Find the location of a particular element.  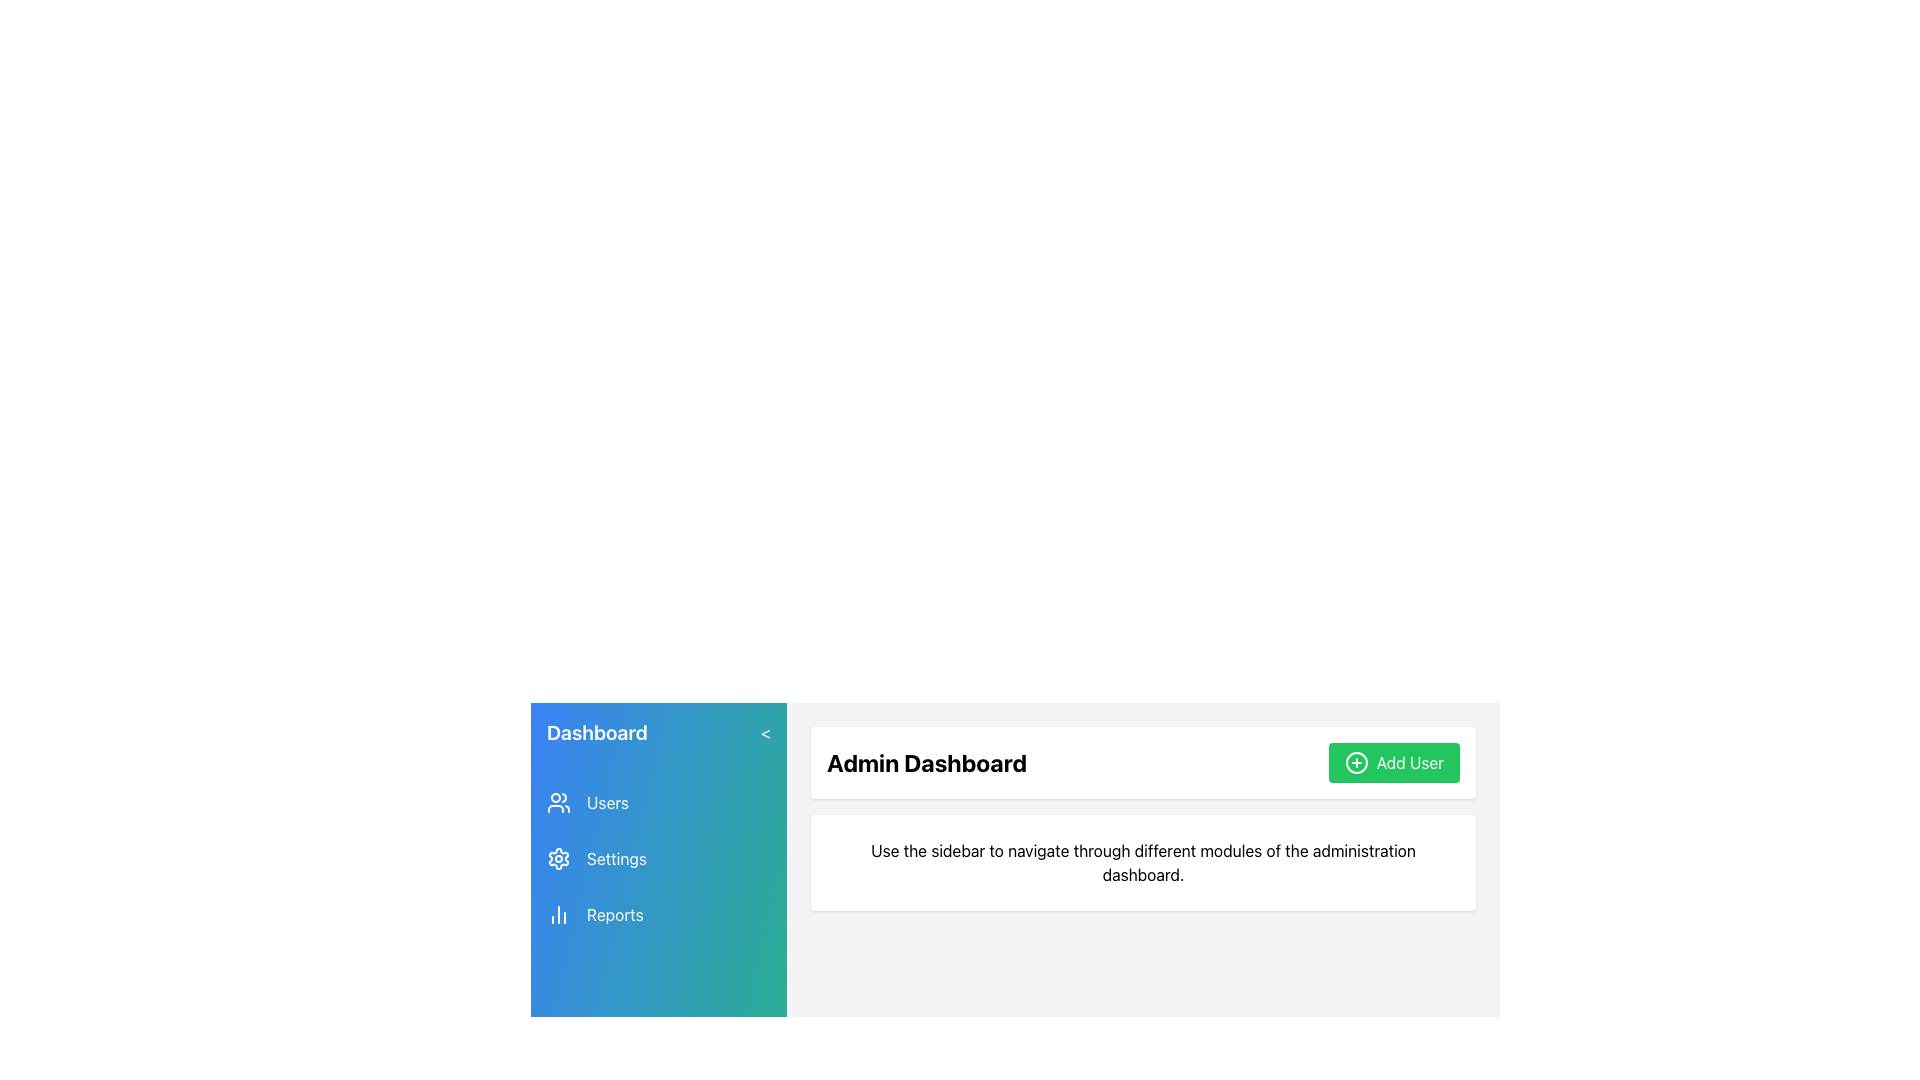

the Text Label that serves as a navigation option for accessing user-related functionalities, located under the 'Dashboard' heading in the sidebar, specifically the second item in the list is located at coordinates (607, 801).